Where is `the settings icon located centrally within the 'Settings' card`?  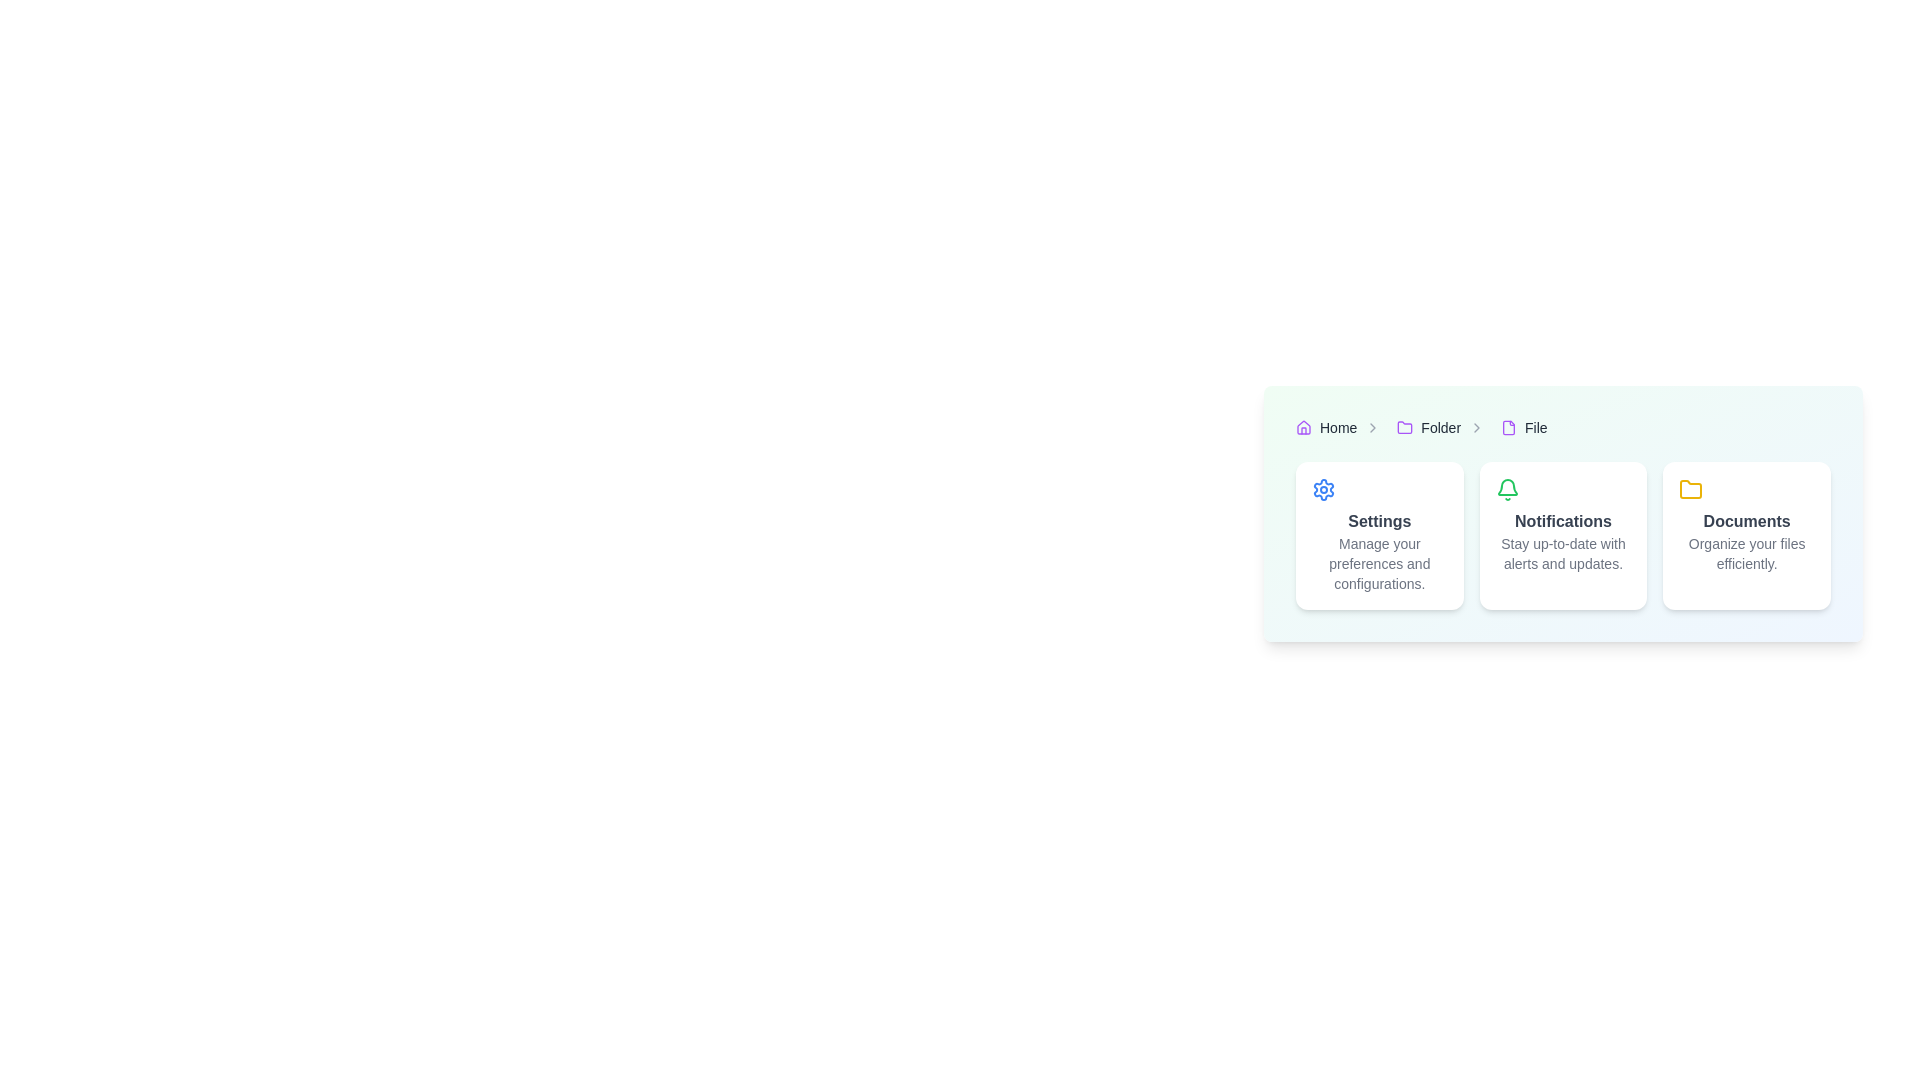 the settings icon located centrally within the 'Settings' card is located at coordinates (1324, 489).